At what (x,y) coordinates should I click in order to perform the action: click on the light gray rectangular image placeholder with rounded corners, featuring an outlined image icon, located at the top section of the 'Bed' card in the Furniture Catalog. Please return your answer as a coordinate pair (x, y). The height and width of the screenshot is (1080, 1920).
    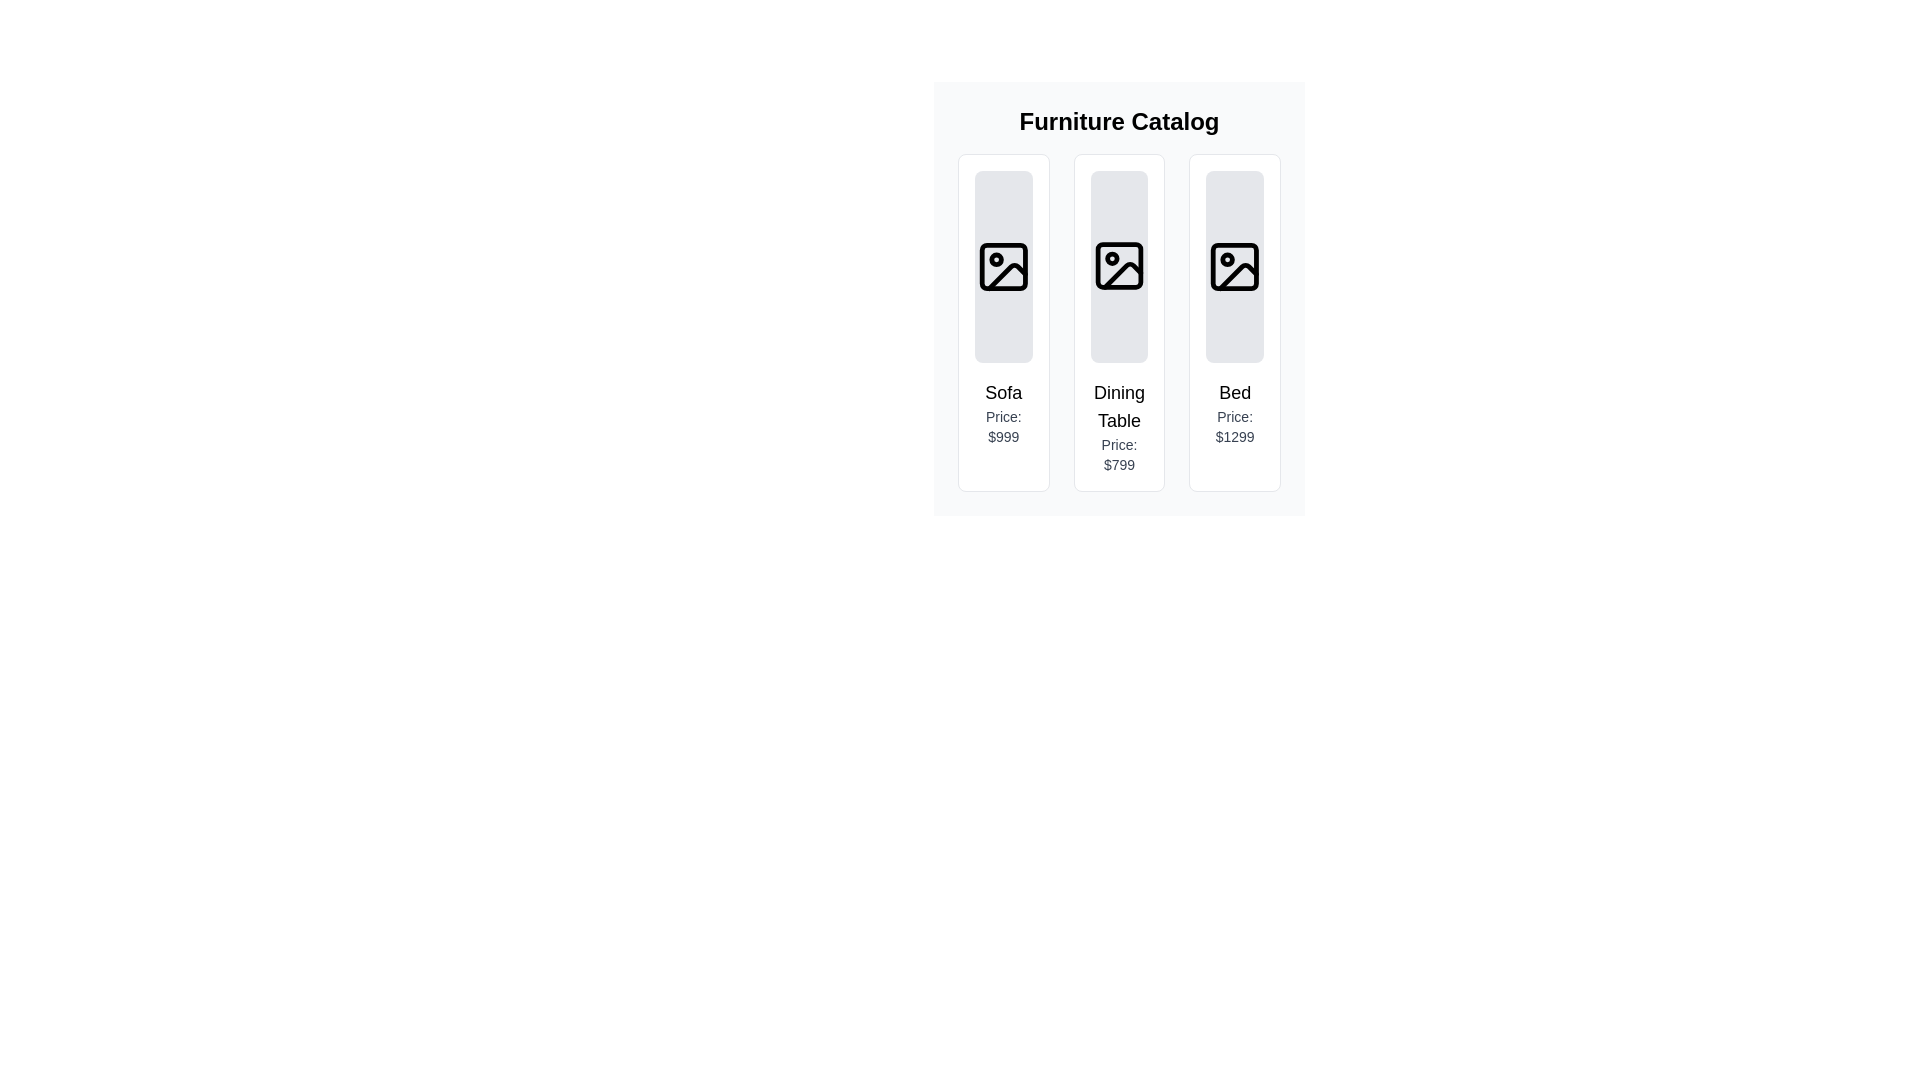
    Looking at the image, I should click on (1234, 265).